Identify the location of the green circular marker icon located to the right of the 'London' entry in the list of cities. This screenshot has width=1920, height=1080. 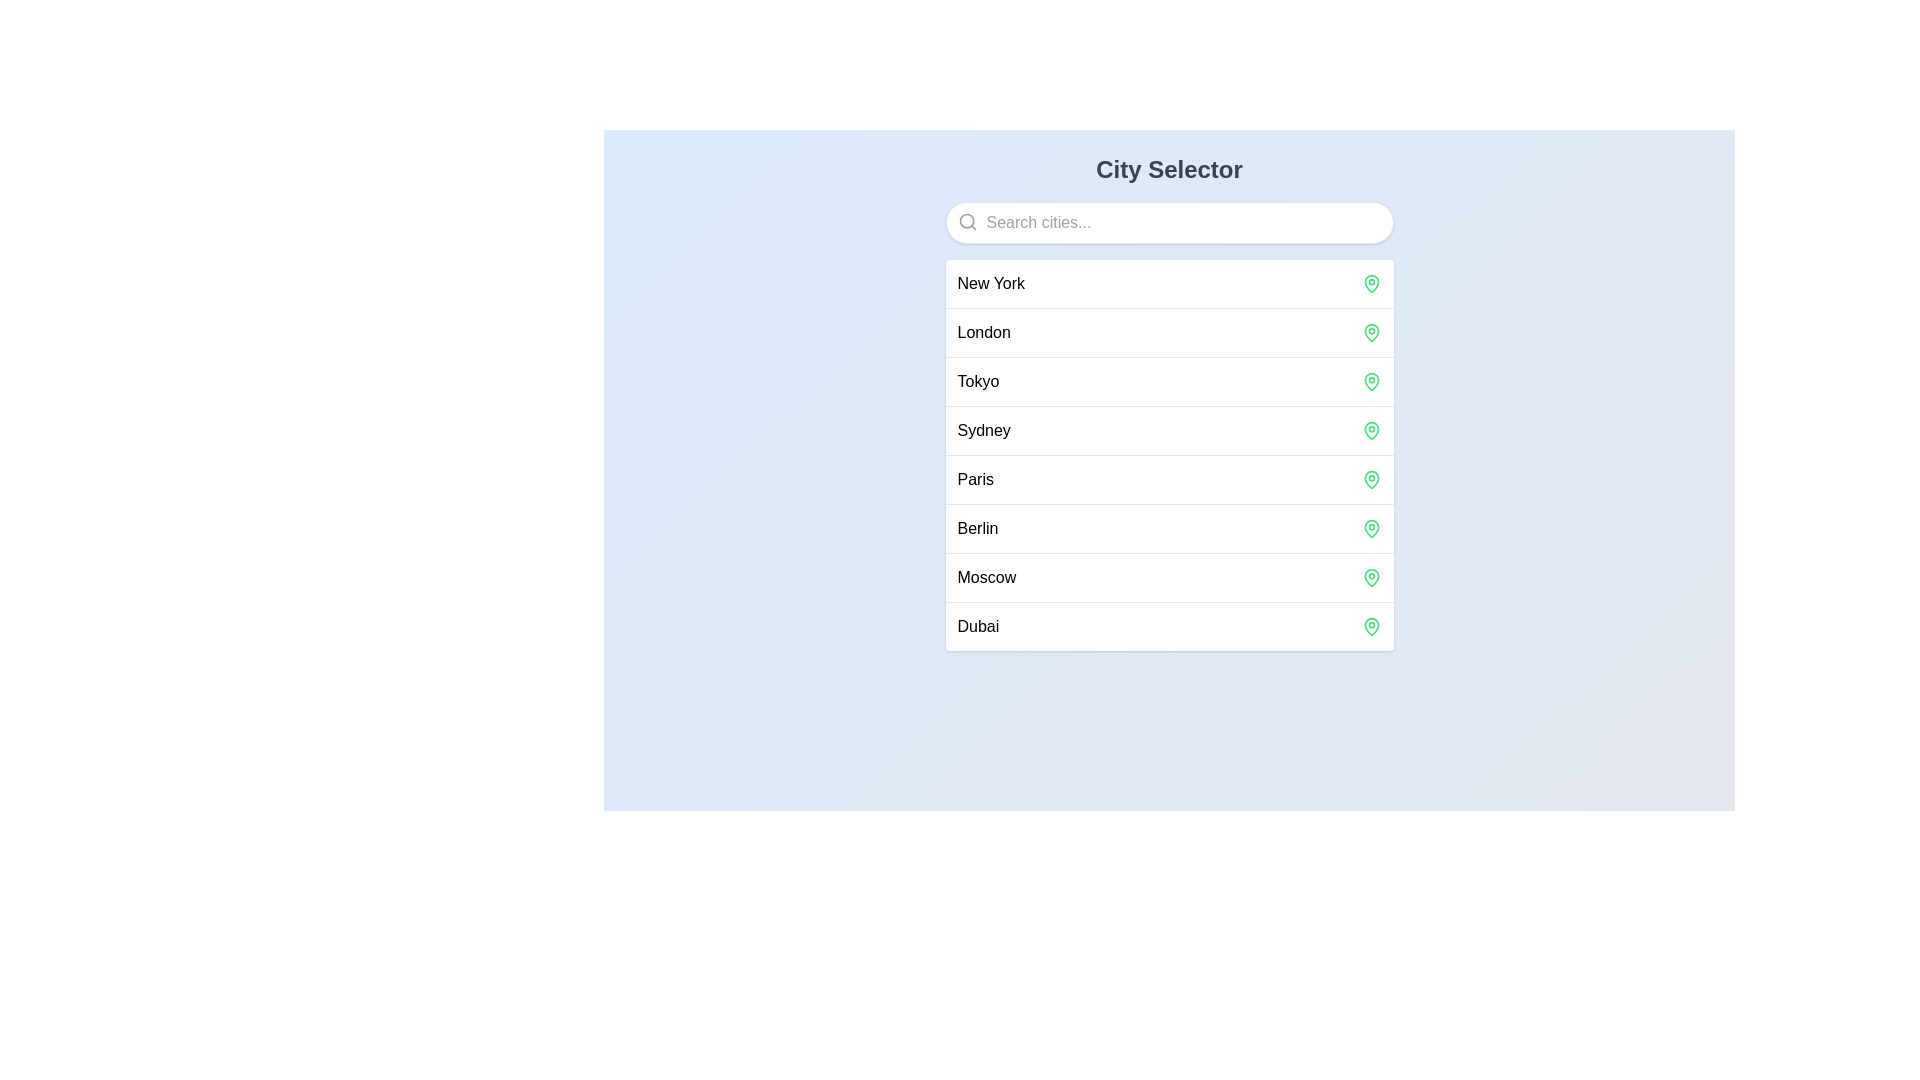
(1370, 331).